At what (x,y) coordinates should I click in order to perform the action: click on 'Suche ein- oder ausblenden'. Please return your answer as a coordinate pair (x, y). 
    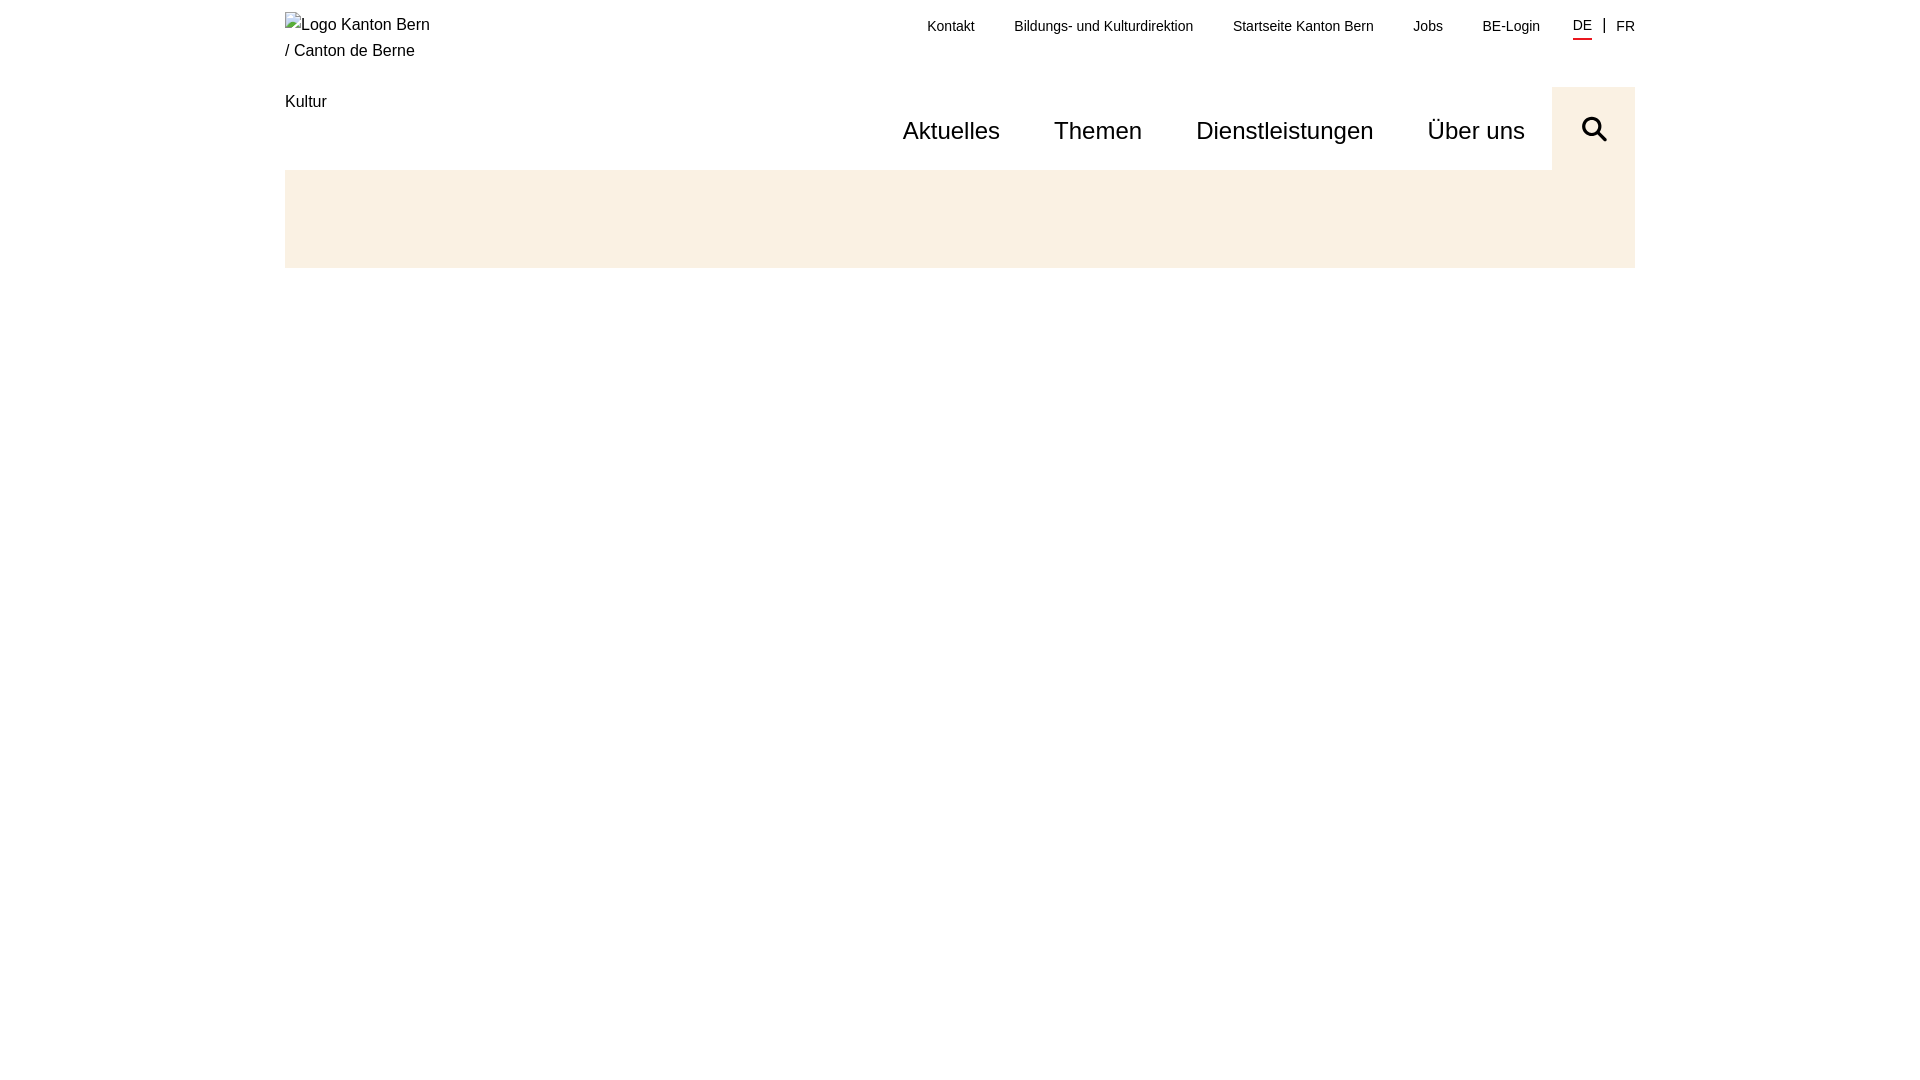
    Looking at the image, I should click on (1592, 128).